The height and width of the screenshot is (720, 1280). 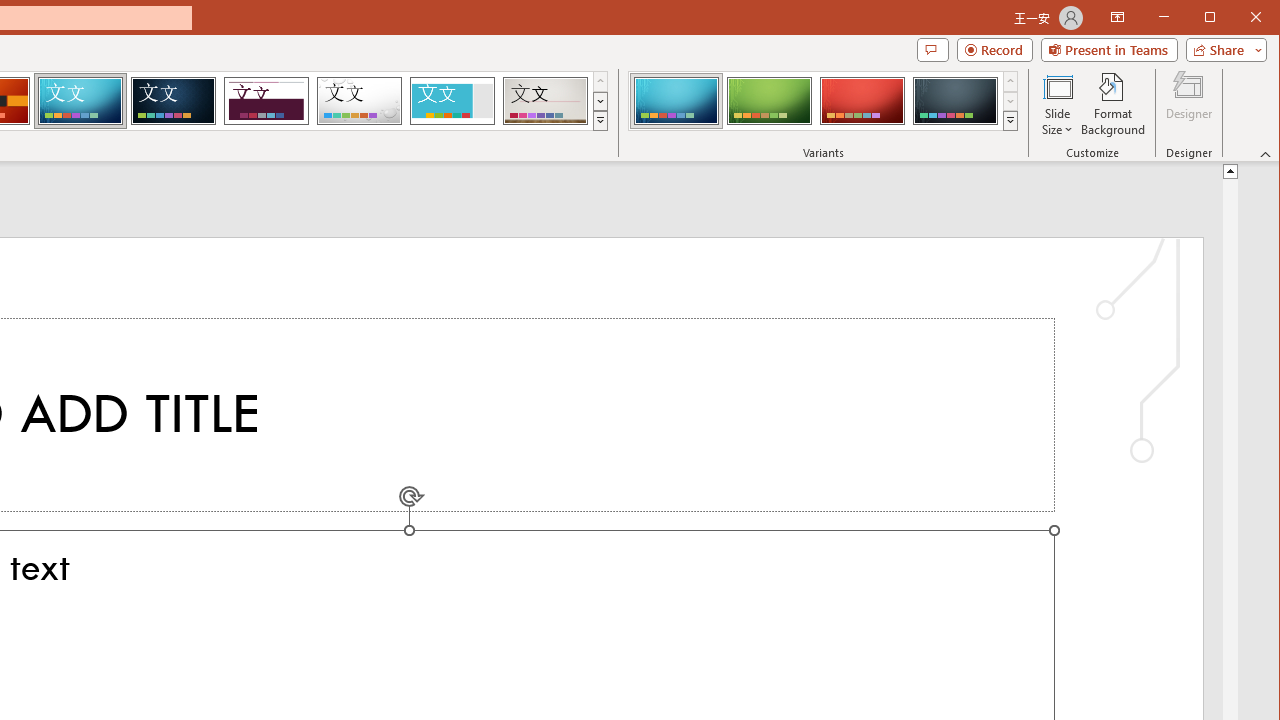 I want to click on 'Circuit Variant 2', so click(x=768, y=100).